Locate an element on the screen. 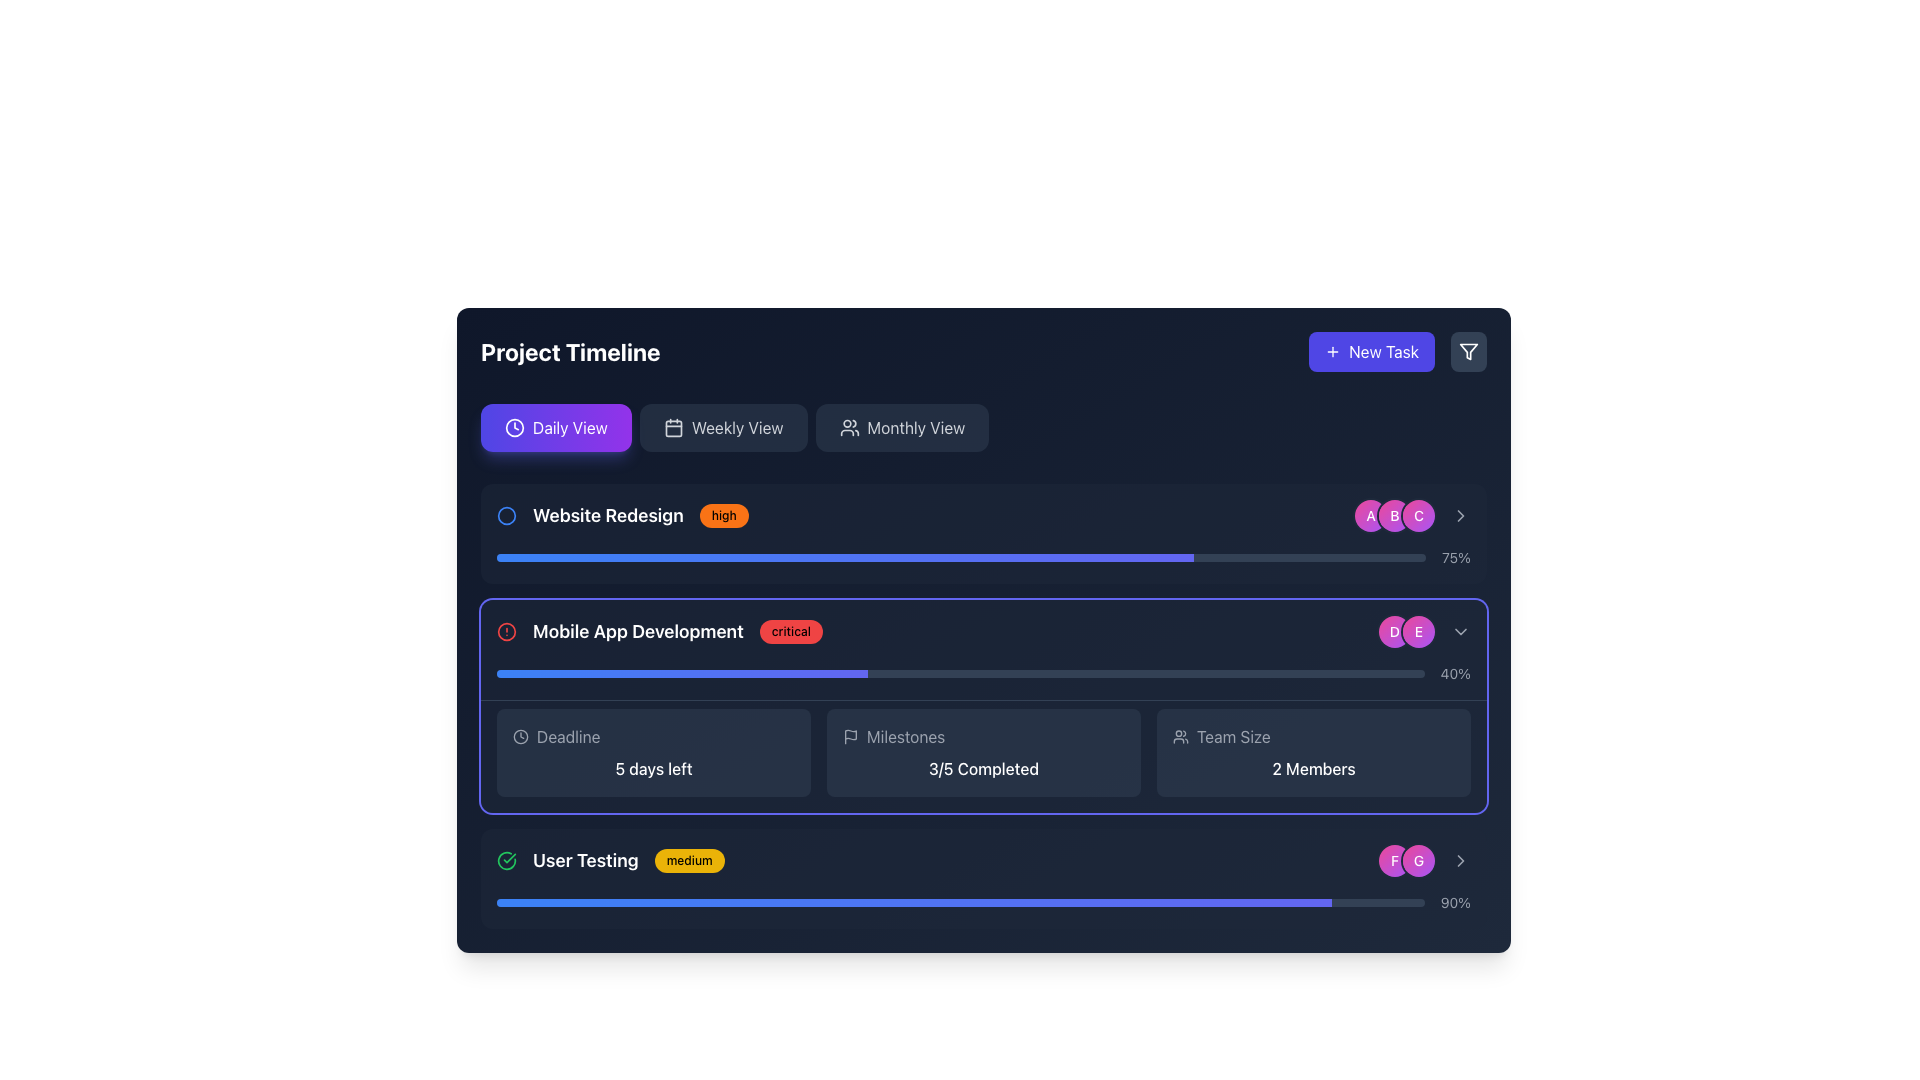  the clock indicator icon located to the left of the 'Daily View' text is located at coordinates (514, 427).